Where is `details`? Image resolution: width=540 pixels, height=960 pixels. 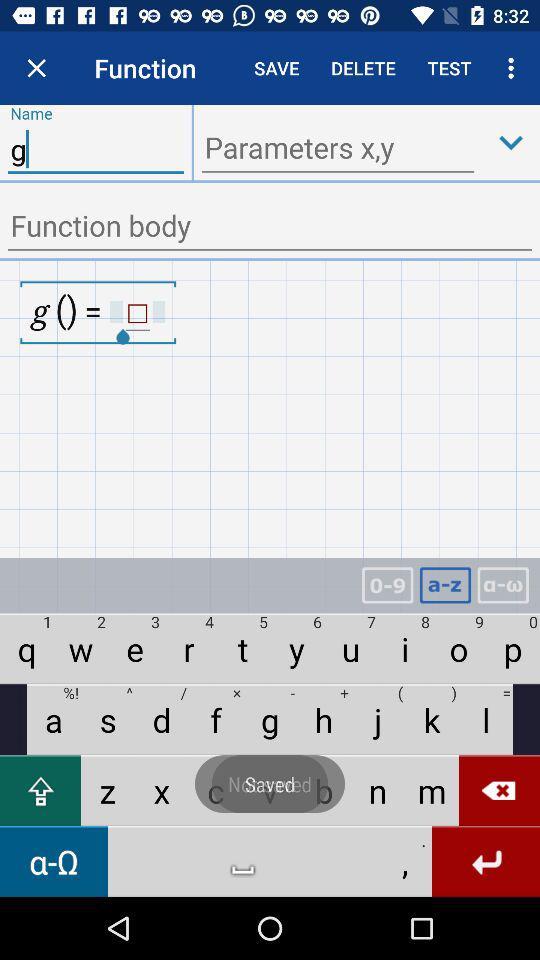 details is located at coordinates (270, 227).